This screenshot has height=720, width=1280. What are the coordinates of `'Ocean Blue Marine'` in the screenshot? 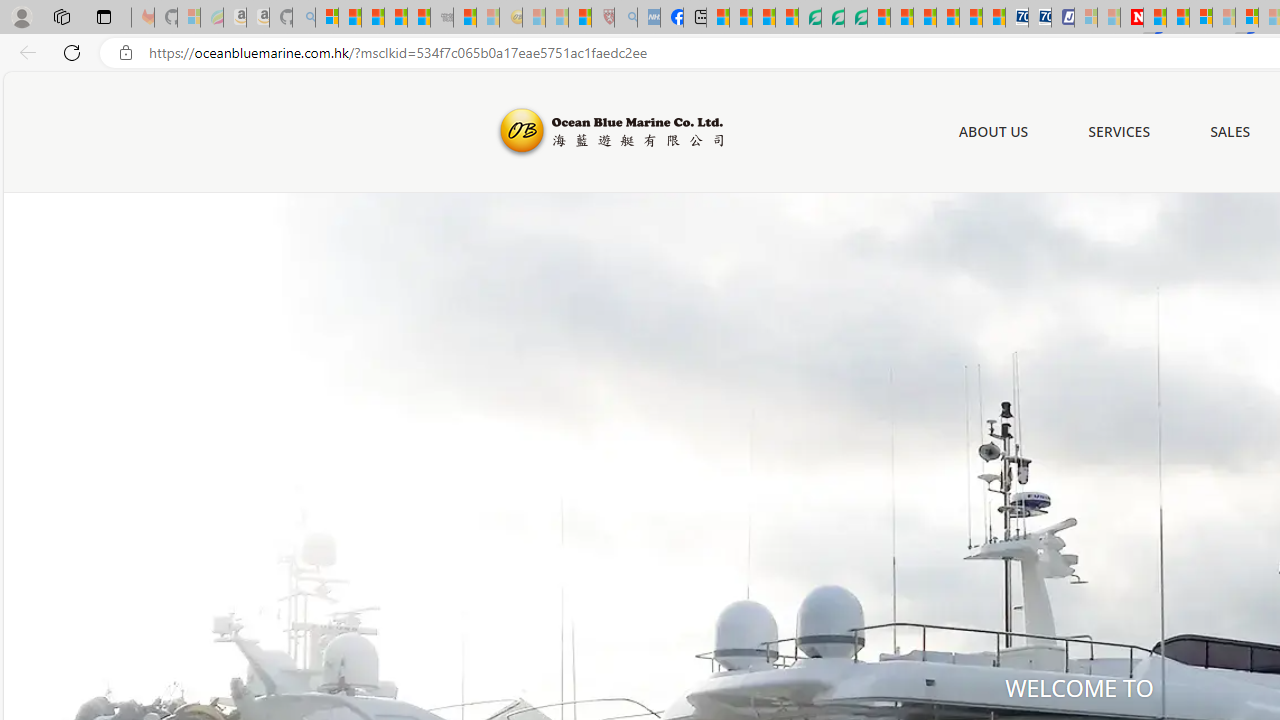 It's located at (607, 132).